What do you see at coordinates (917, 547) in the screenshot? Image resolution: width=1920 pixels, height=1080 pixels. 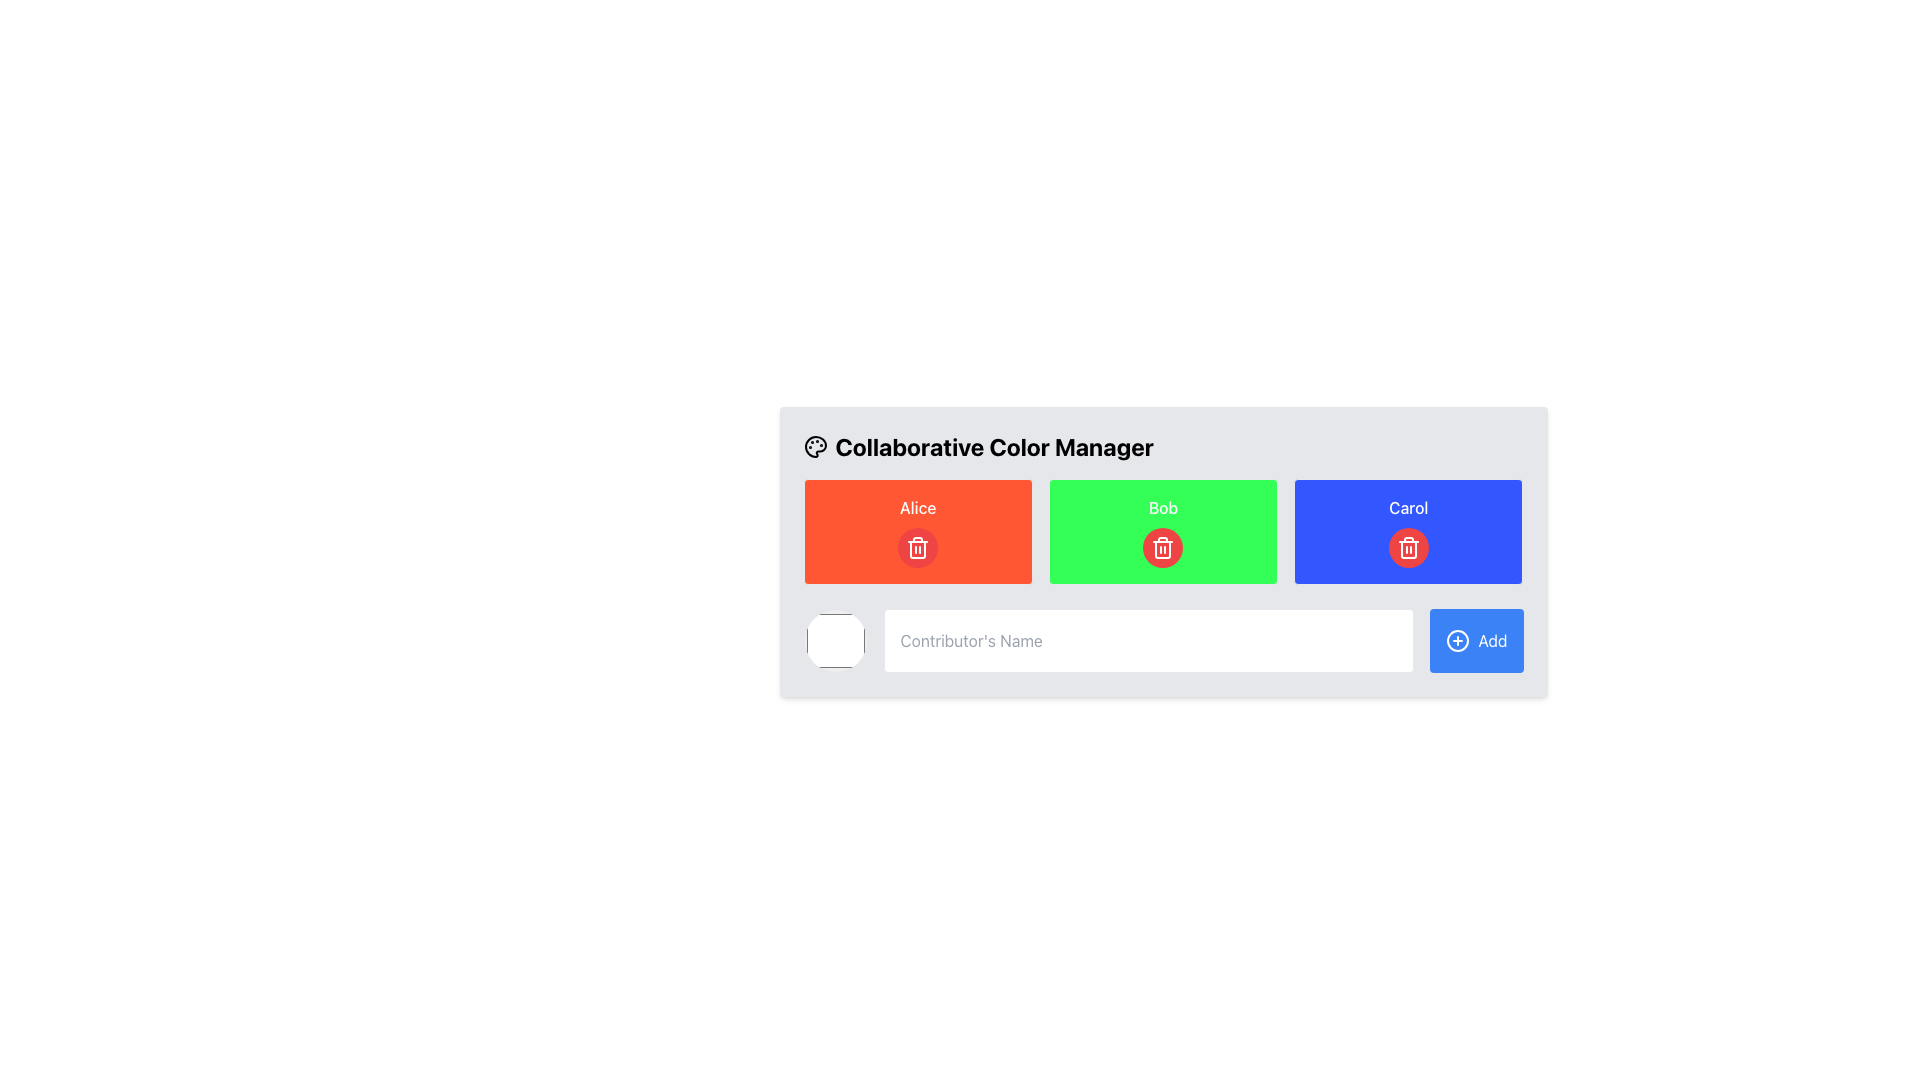 I see `the delete icon button within the red circular background on the 'Bob' card` at bounding box center [917, 547].